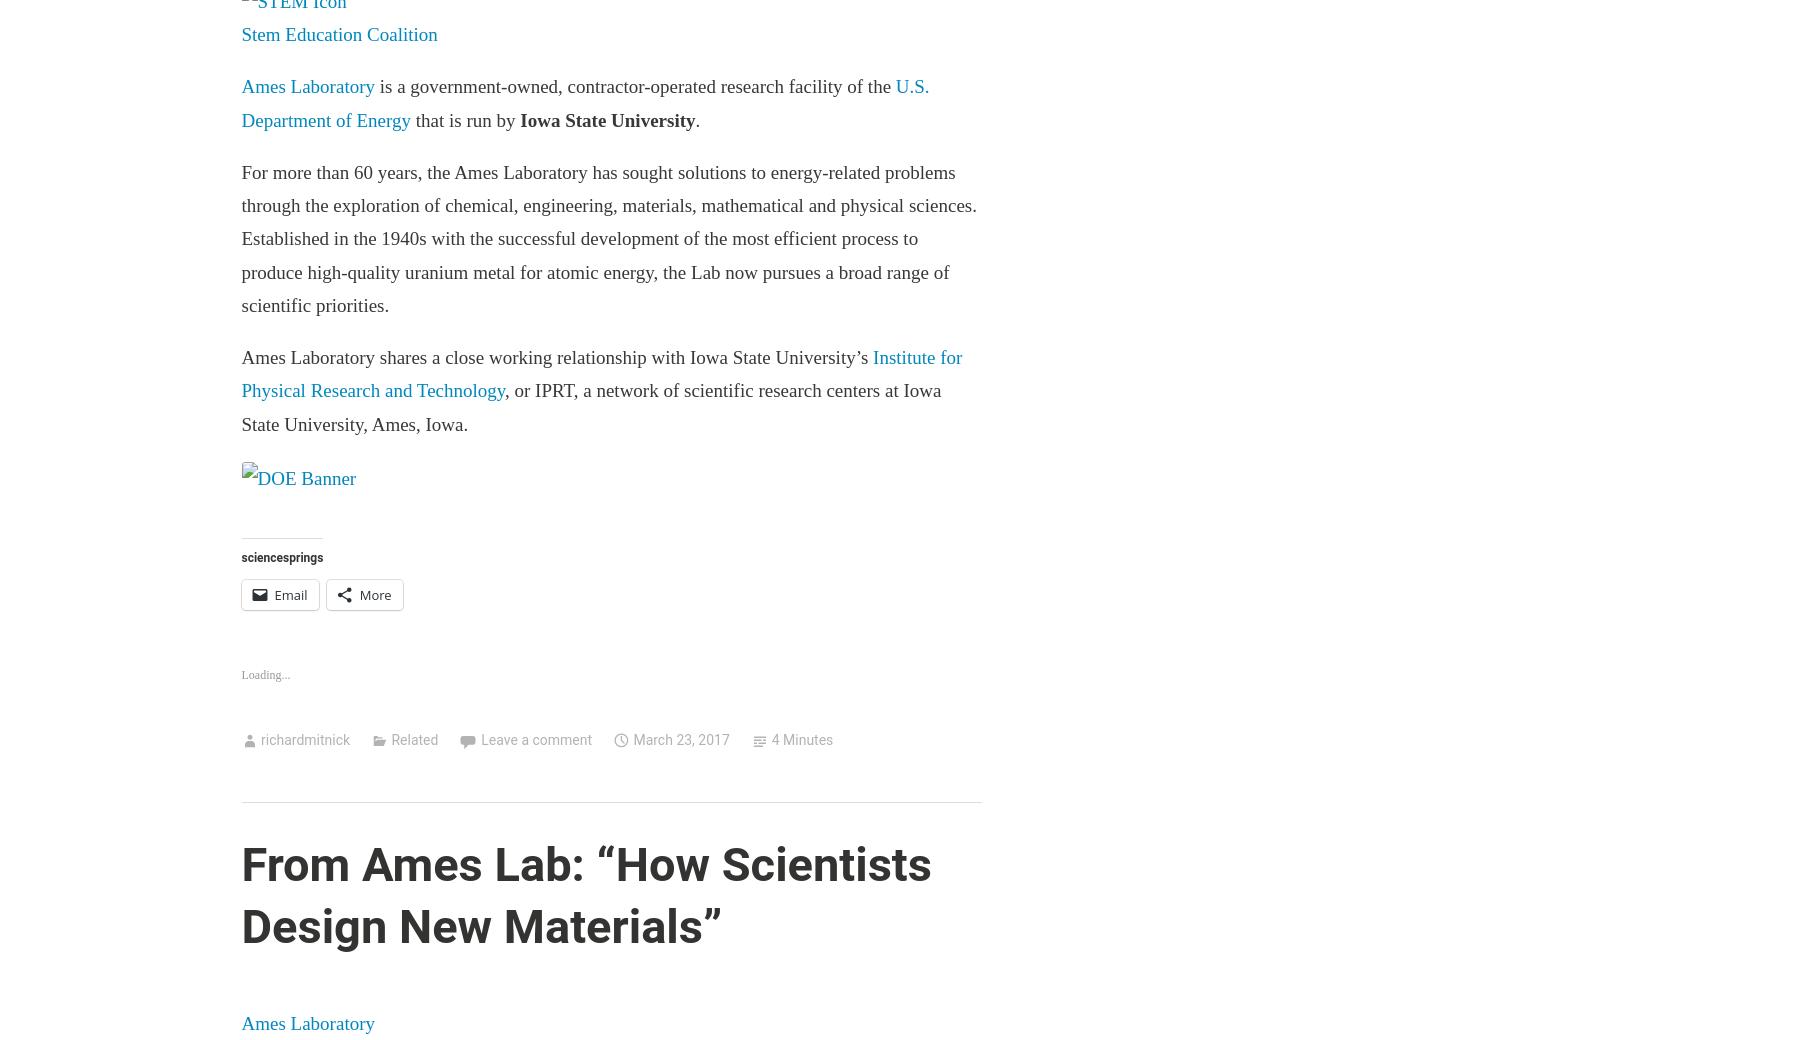  What do you see at coordinates (374, 593) in the screenshot?
I see `'More'` at bounding box center [374, 593].